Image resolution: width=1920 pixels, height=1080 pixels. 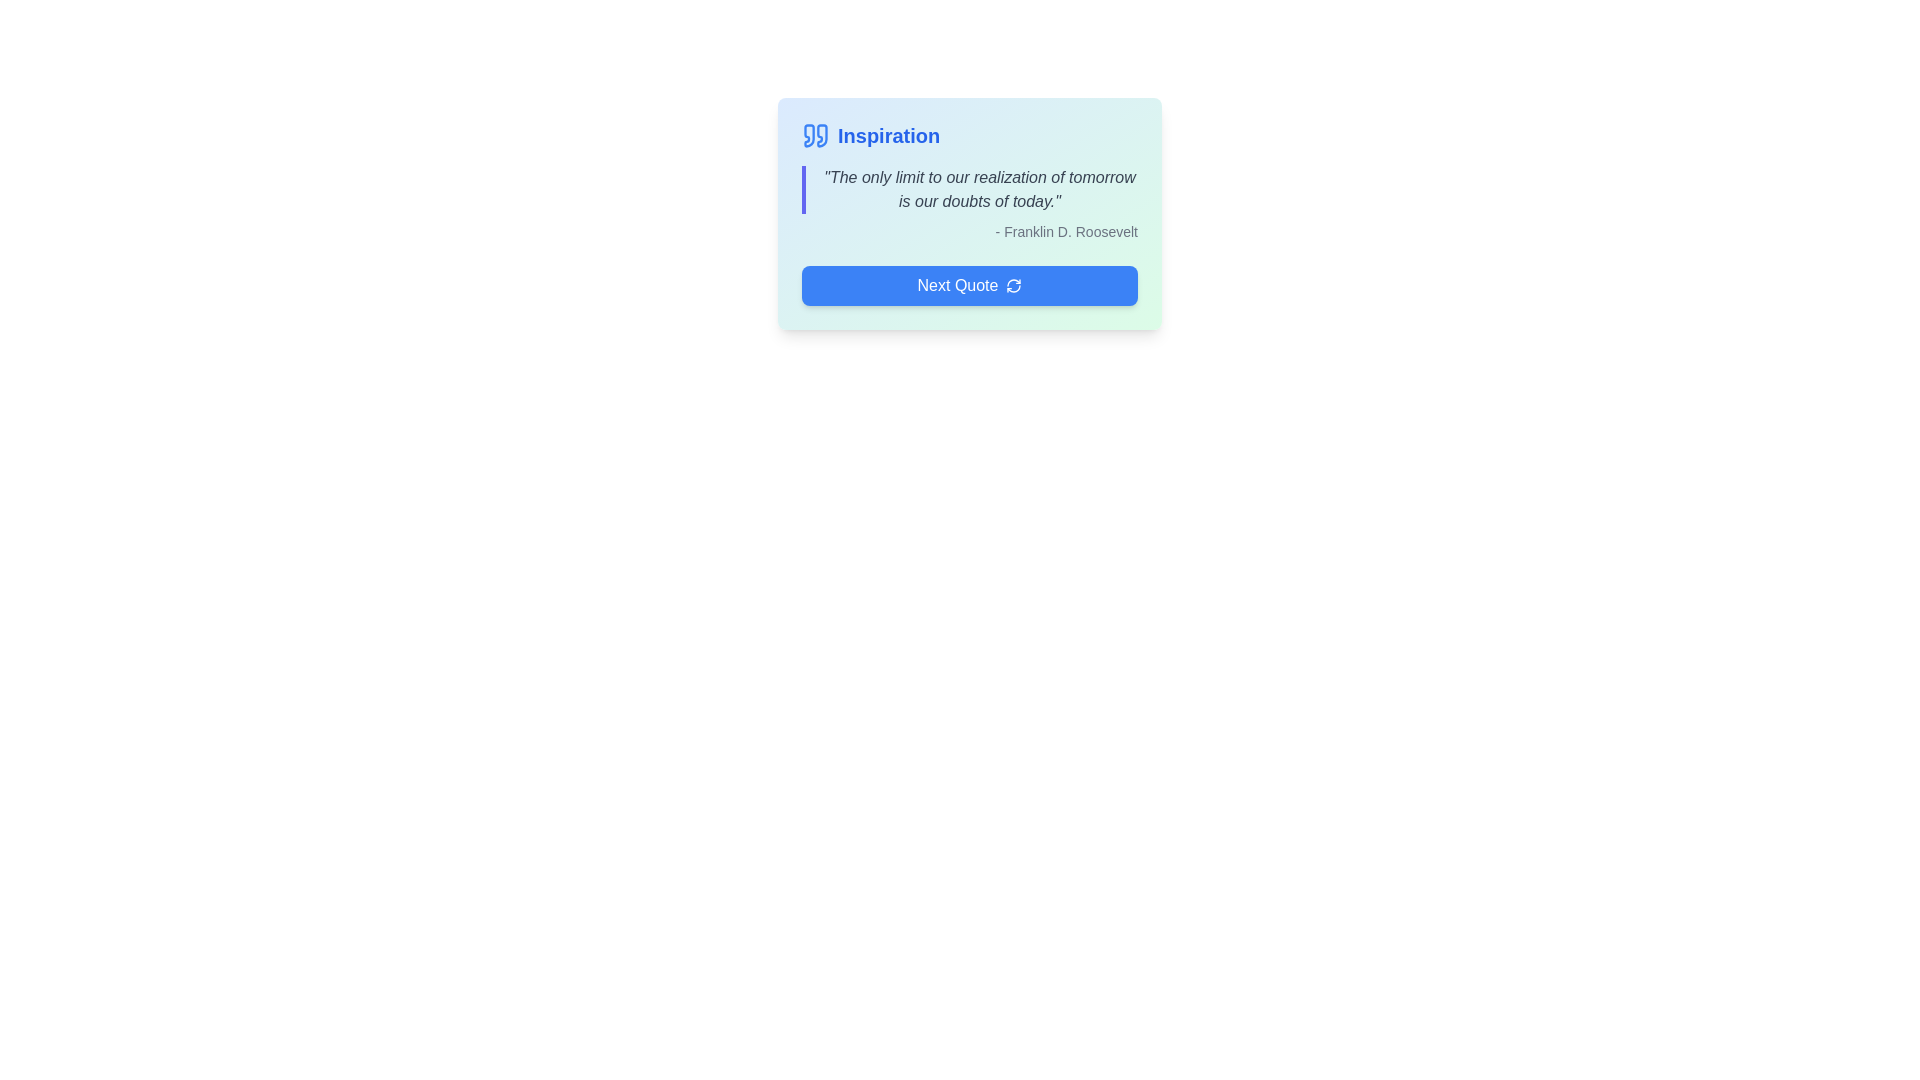 What do you see at coordinates (969, 285) in the screenshot?
I see `the button located at the bottom of the quote card for accessibility navigation` at bounding box center [969, 285].